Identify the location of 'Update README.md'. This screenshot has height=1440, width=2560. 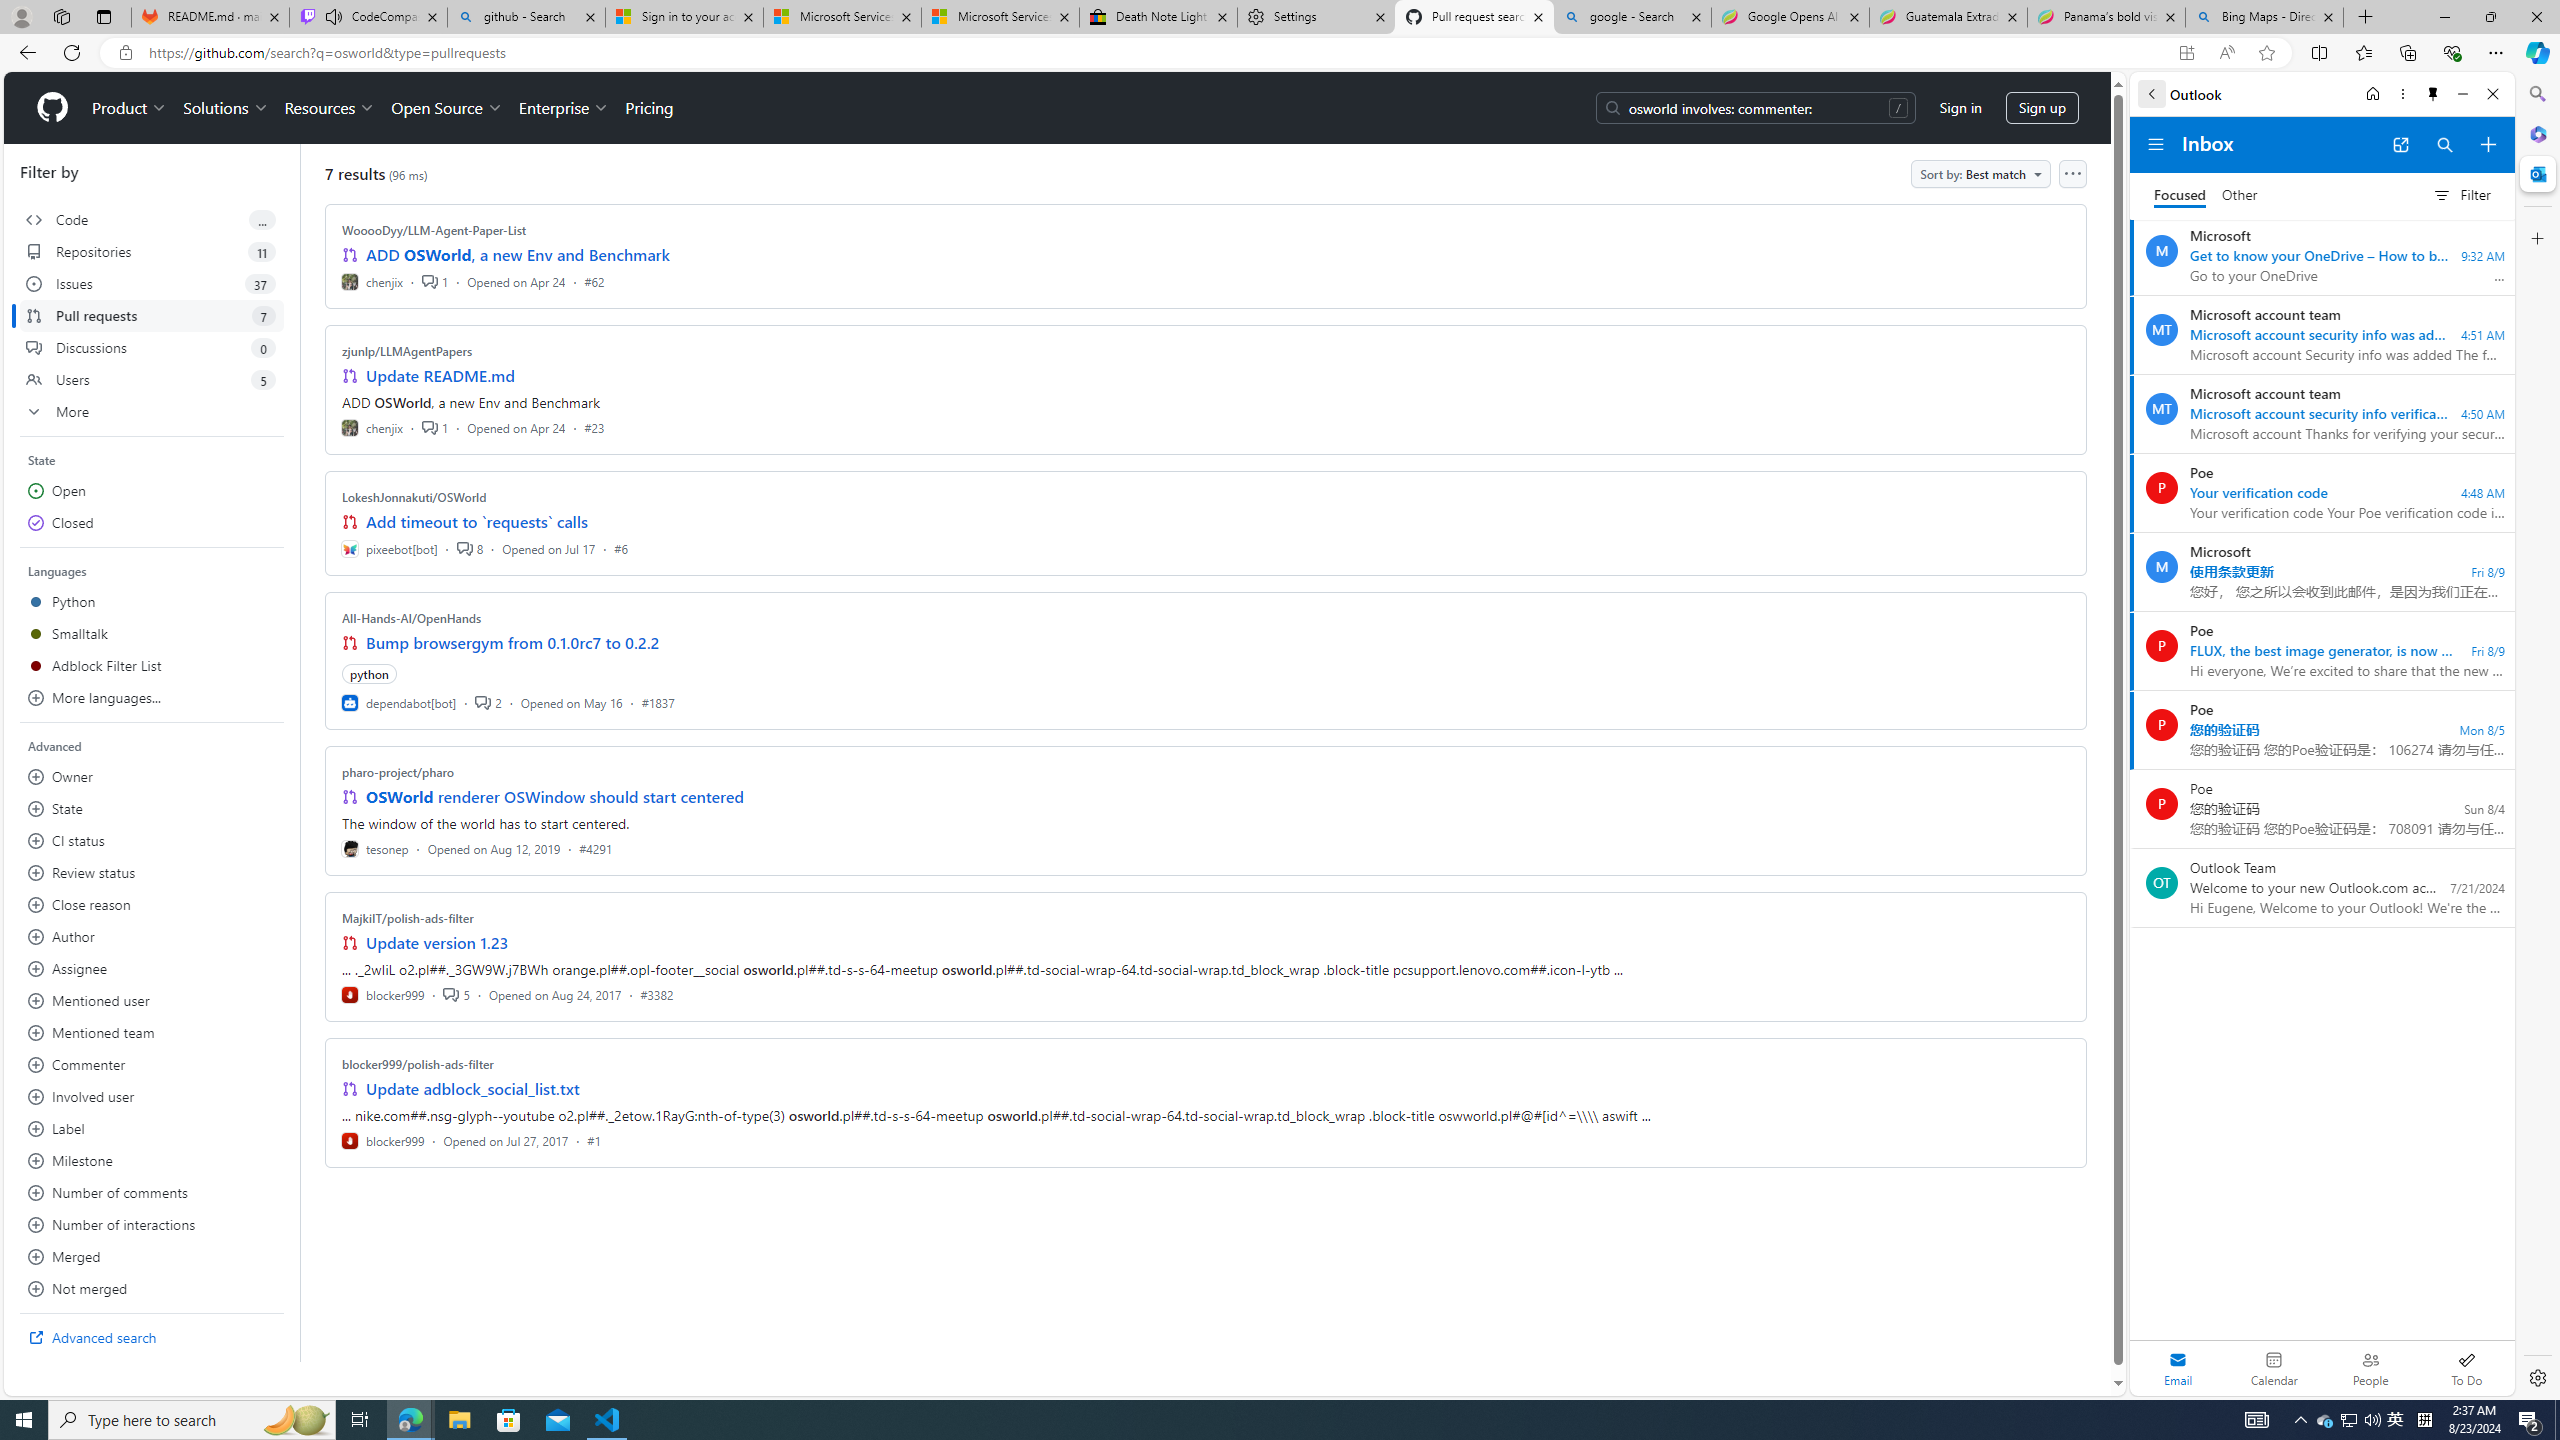
(440, 375).